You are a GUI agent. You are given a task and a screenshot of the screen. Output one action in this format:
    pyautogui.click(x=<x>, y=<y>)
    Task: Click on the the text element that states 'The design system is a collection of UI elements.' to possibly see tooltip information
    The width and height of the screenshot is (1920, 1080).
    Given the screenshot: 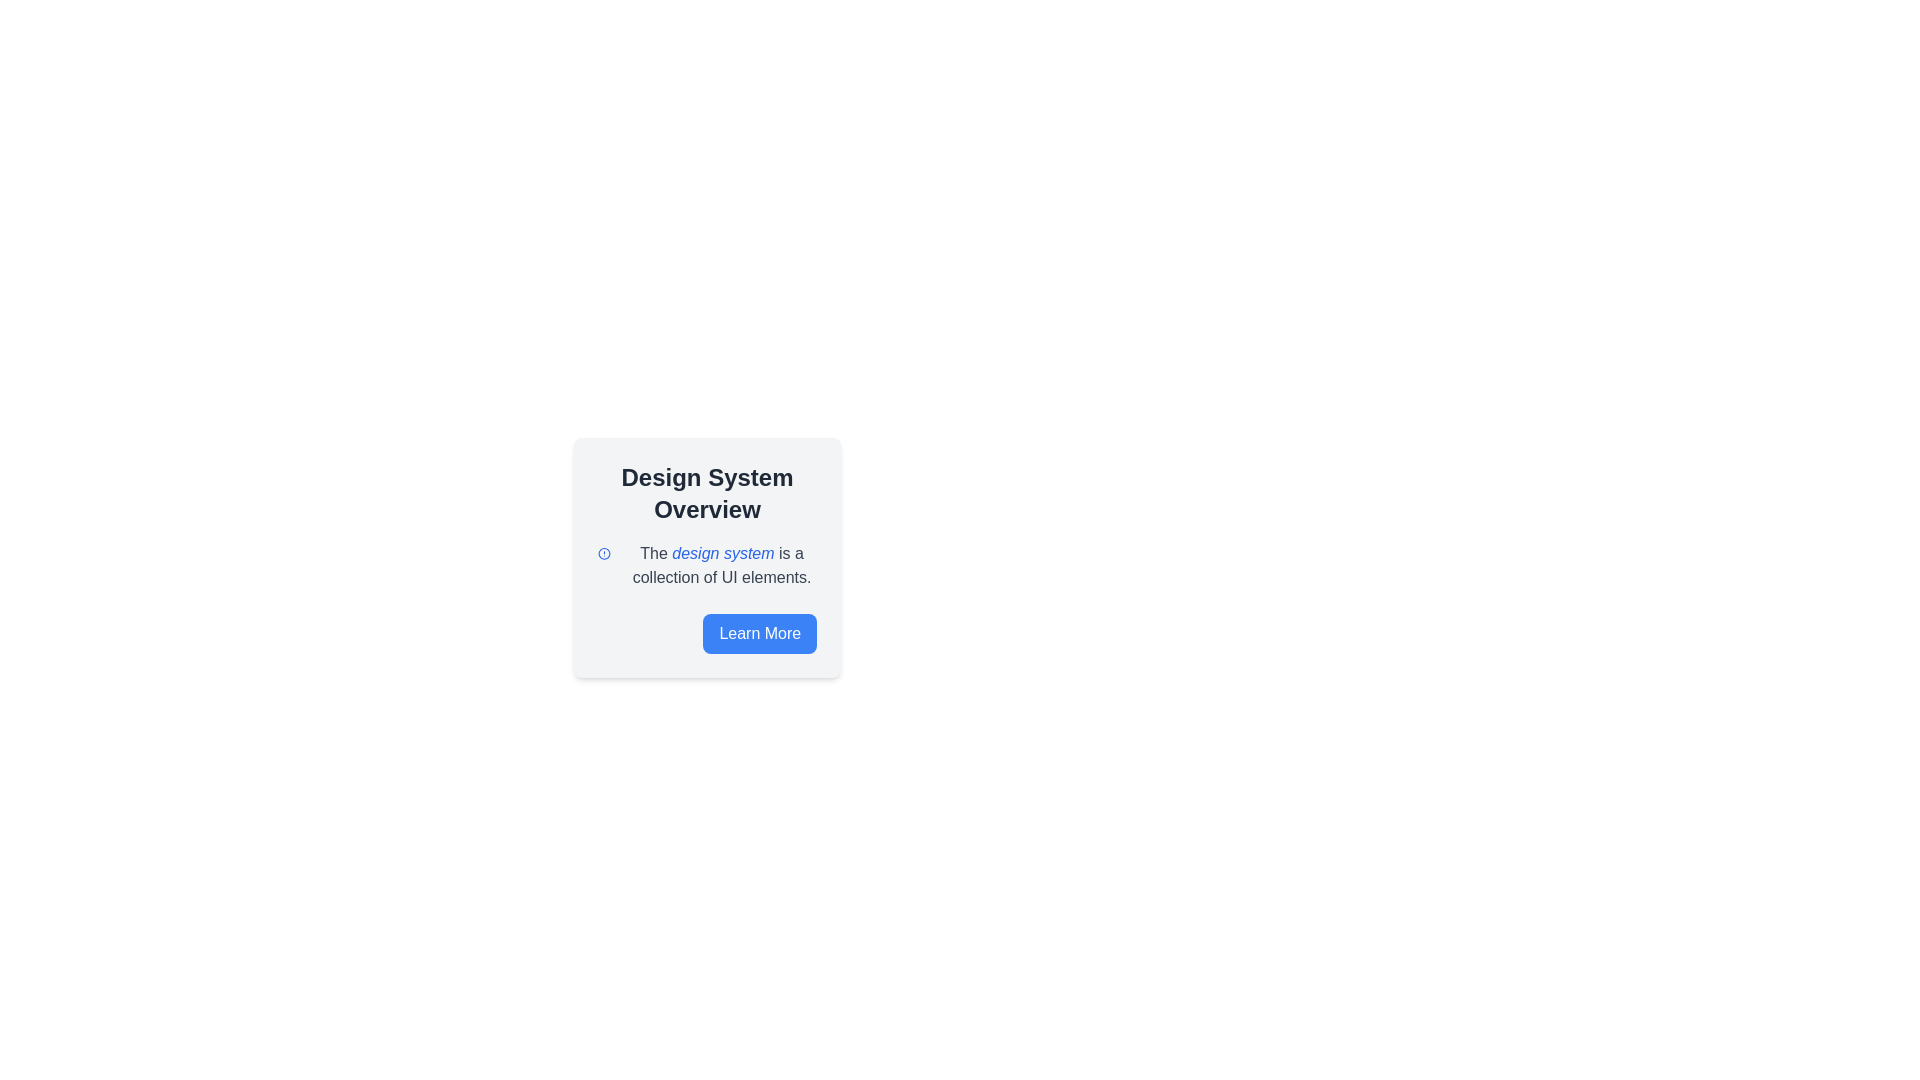 What is the action you would take?
    pyautogui.click(x=707, y=566)
    